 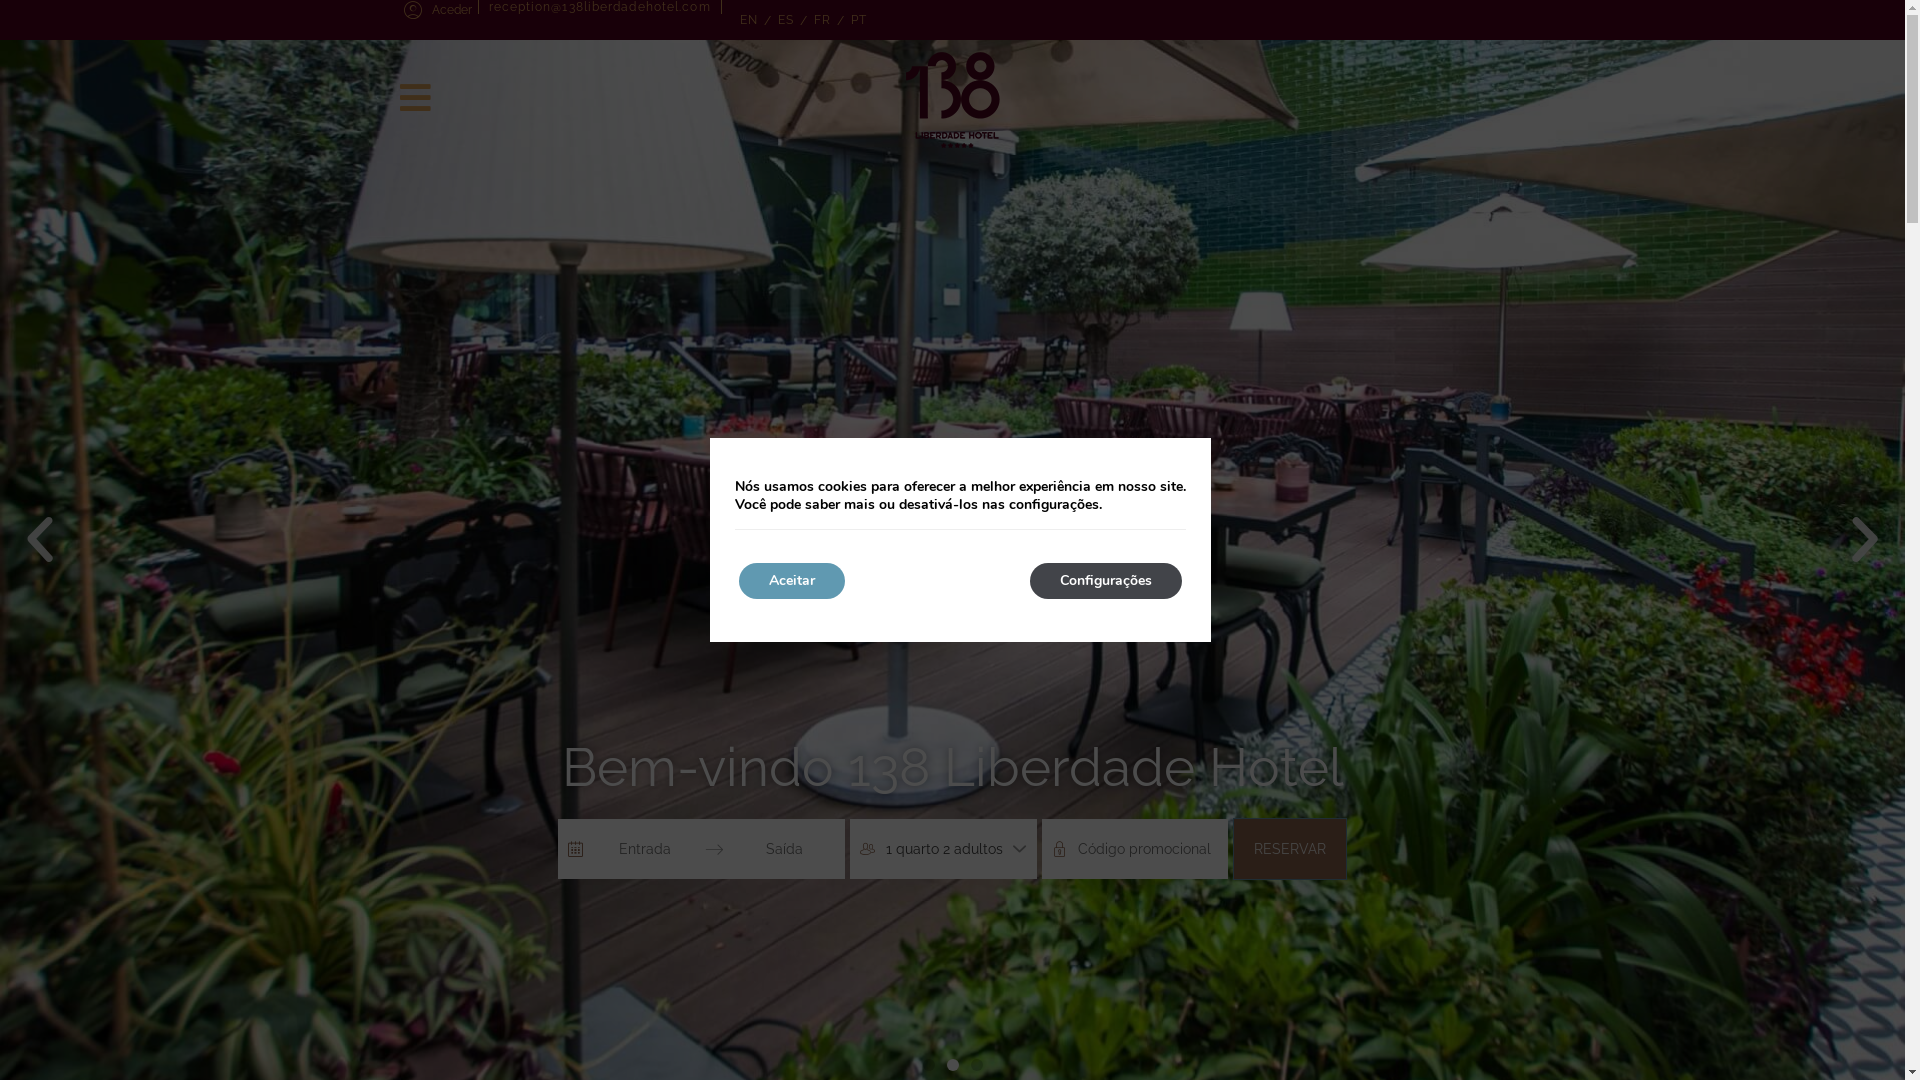 What do you see at coordinates (790, 581) in the screenshot?
I see `'Aceitar'` at bounding box center [790, 581].